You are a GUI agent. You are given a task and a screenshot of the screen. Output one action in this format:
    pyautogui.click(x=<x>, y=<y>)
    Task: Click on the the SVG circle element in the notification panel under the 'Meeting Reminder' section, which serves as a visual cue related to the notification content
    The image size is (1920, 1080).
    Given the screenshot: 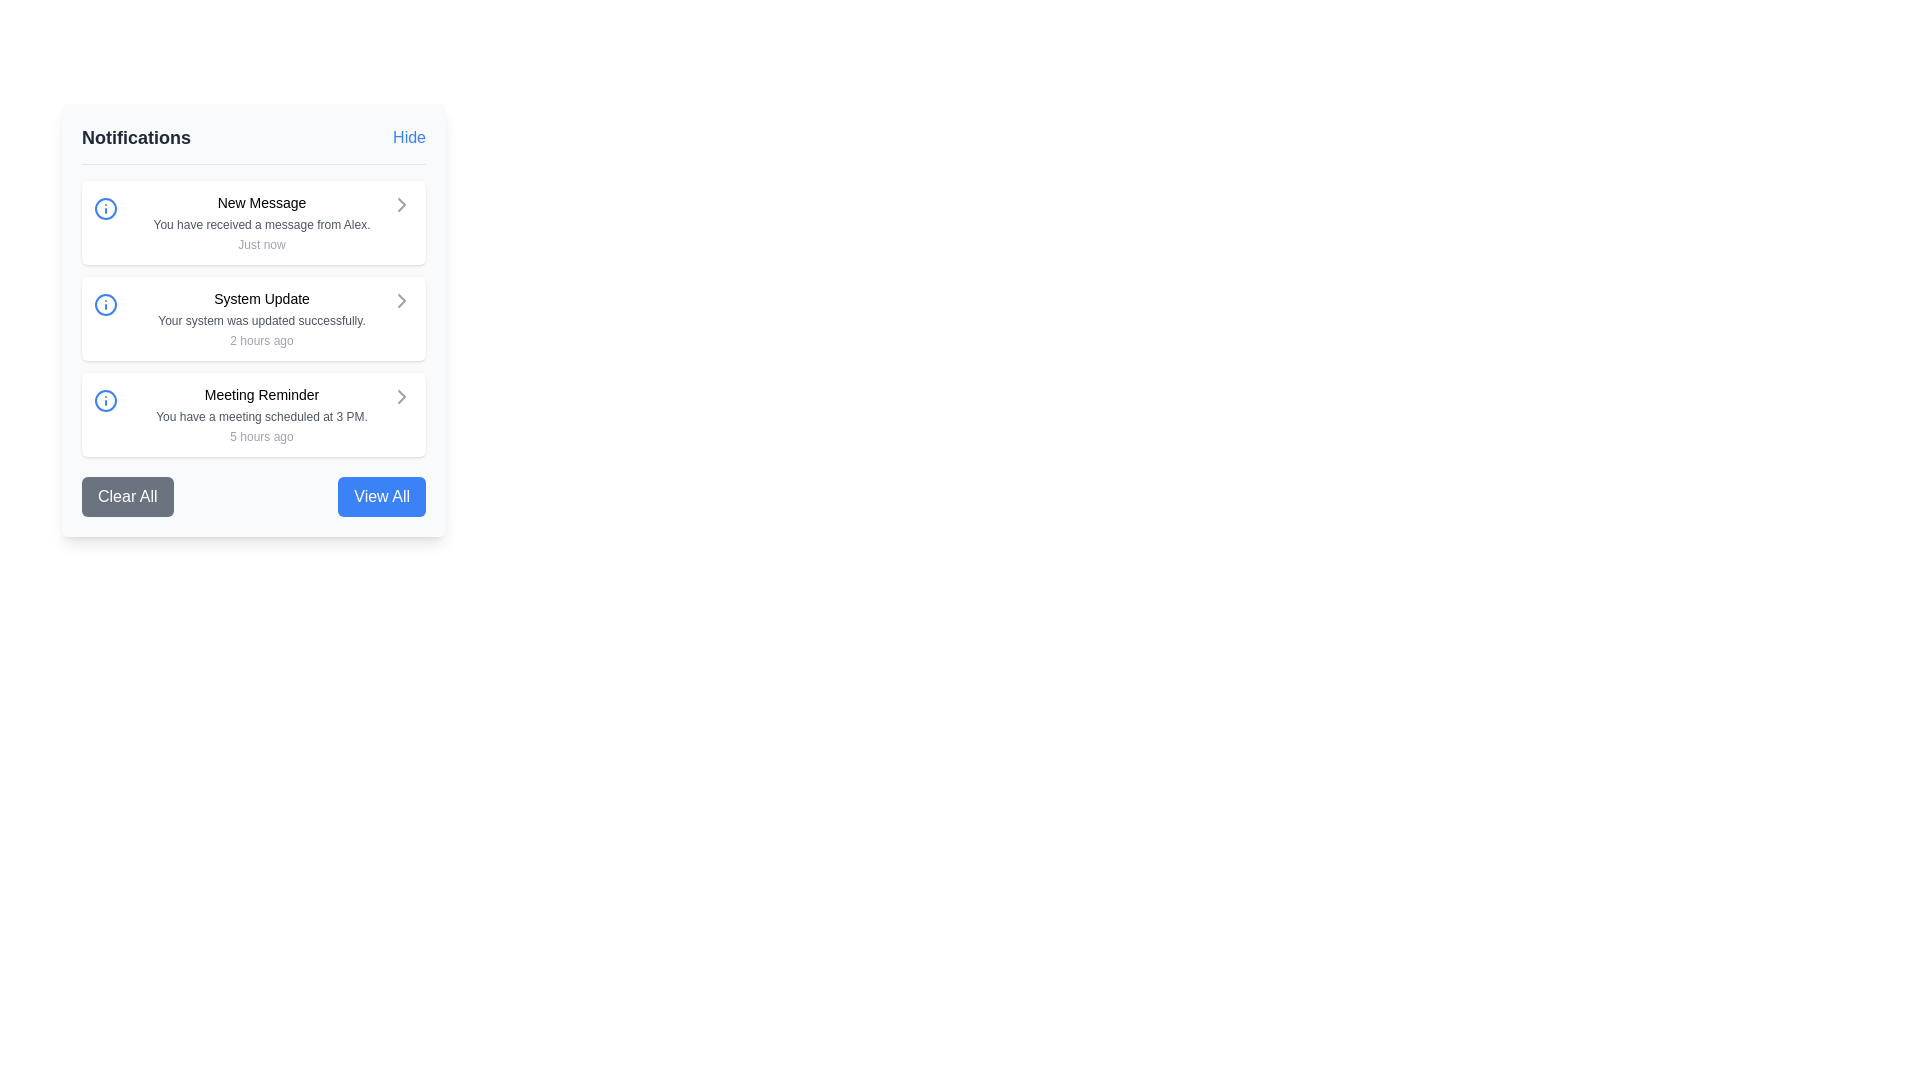 What is the action you would take?
    pyautogui.click(x=104, y=401)
    